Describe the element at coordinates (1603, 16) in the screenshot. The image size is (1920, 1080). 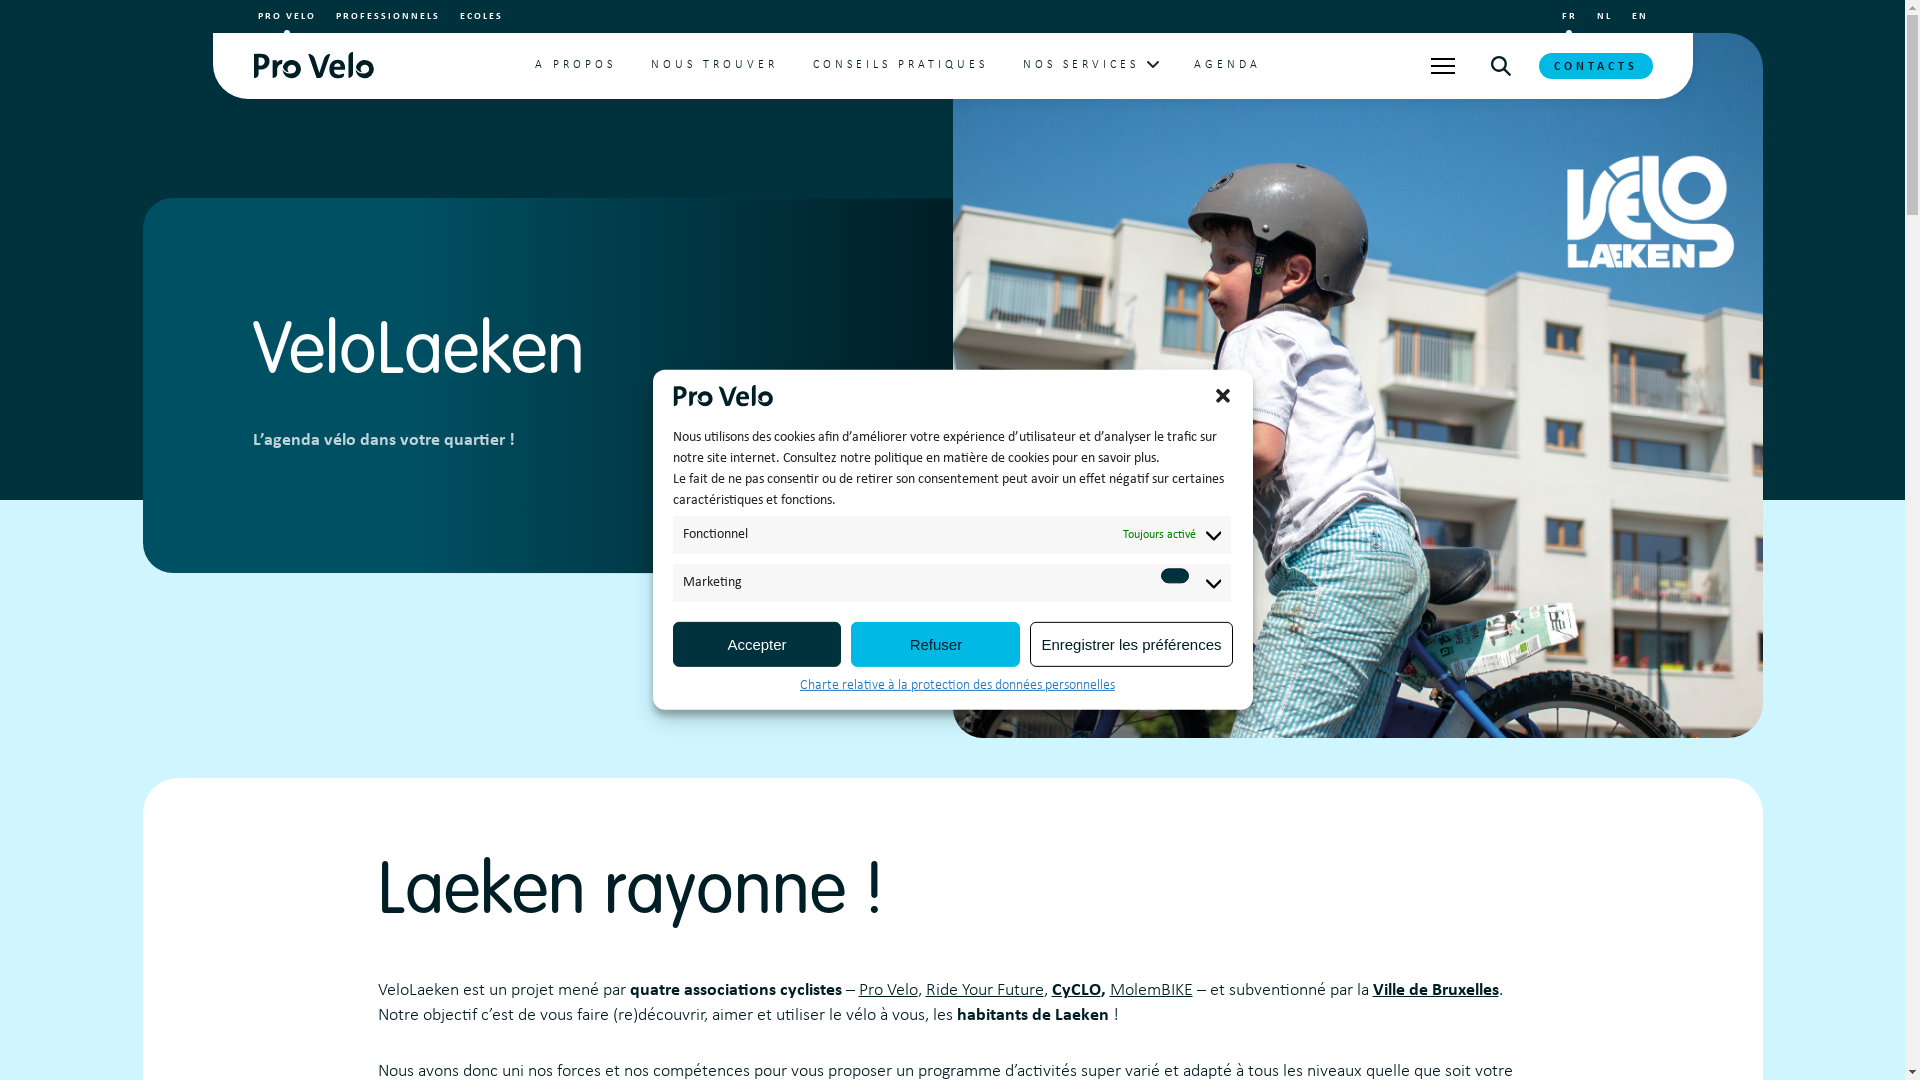
I see `'NL'` at that location.